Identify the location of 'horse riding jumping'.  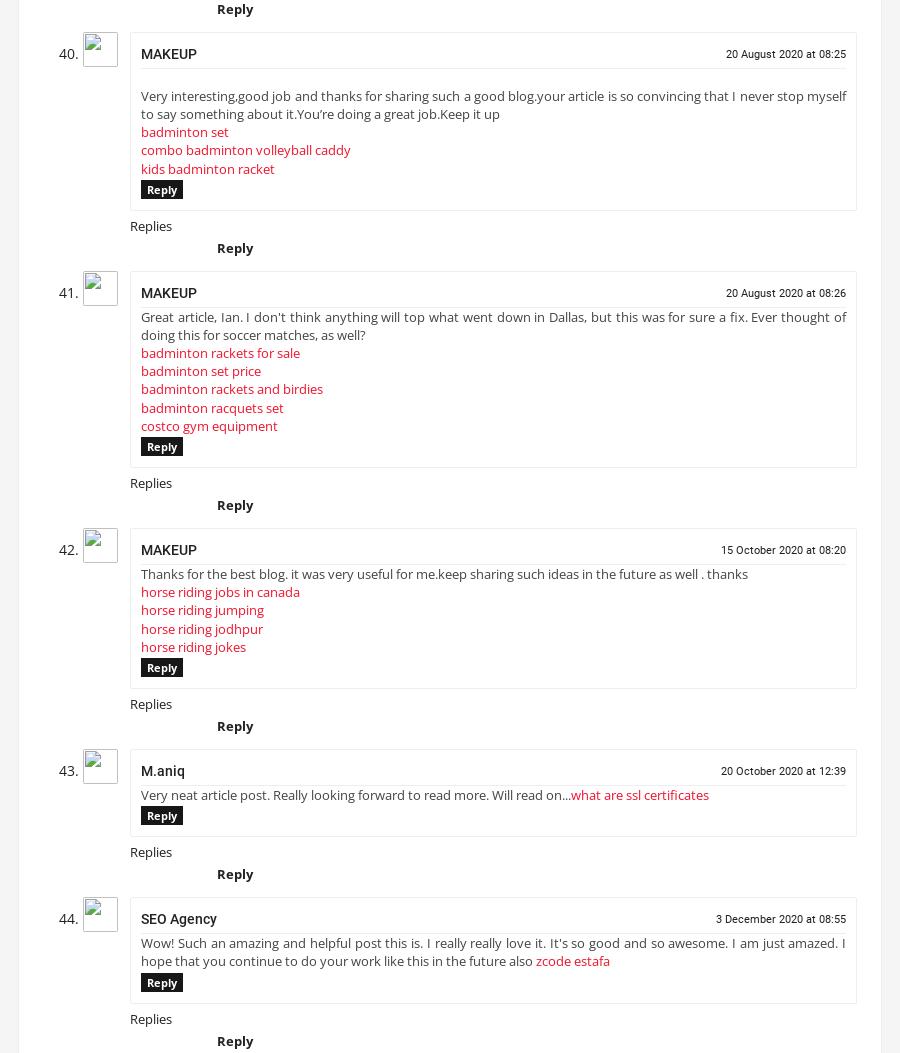
(202, 618).